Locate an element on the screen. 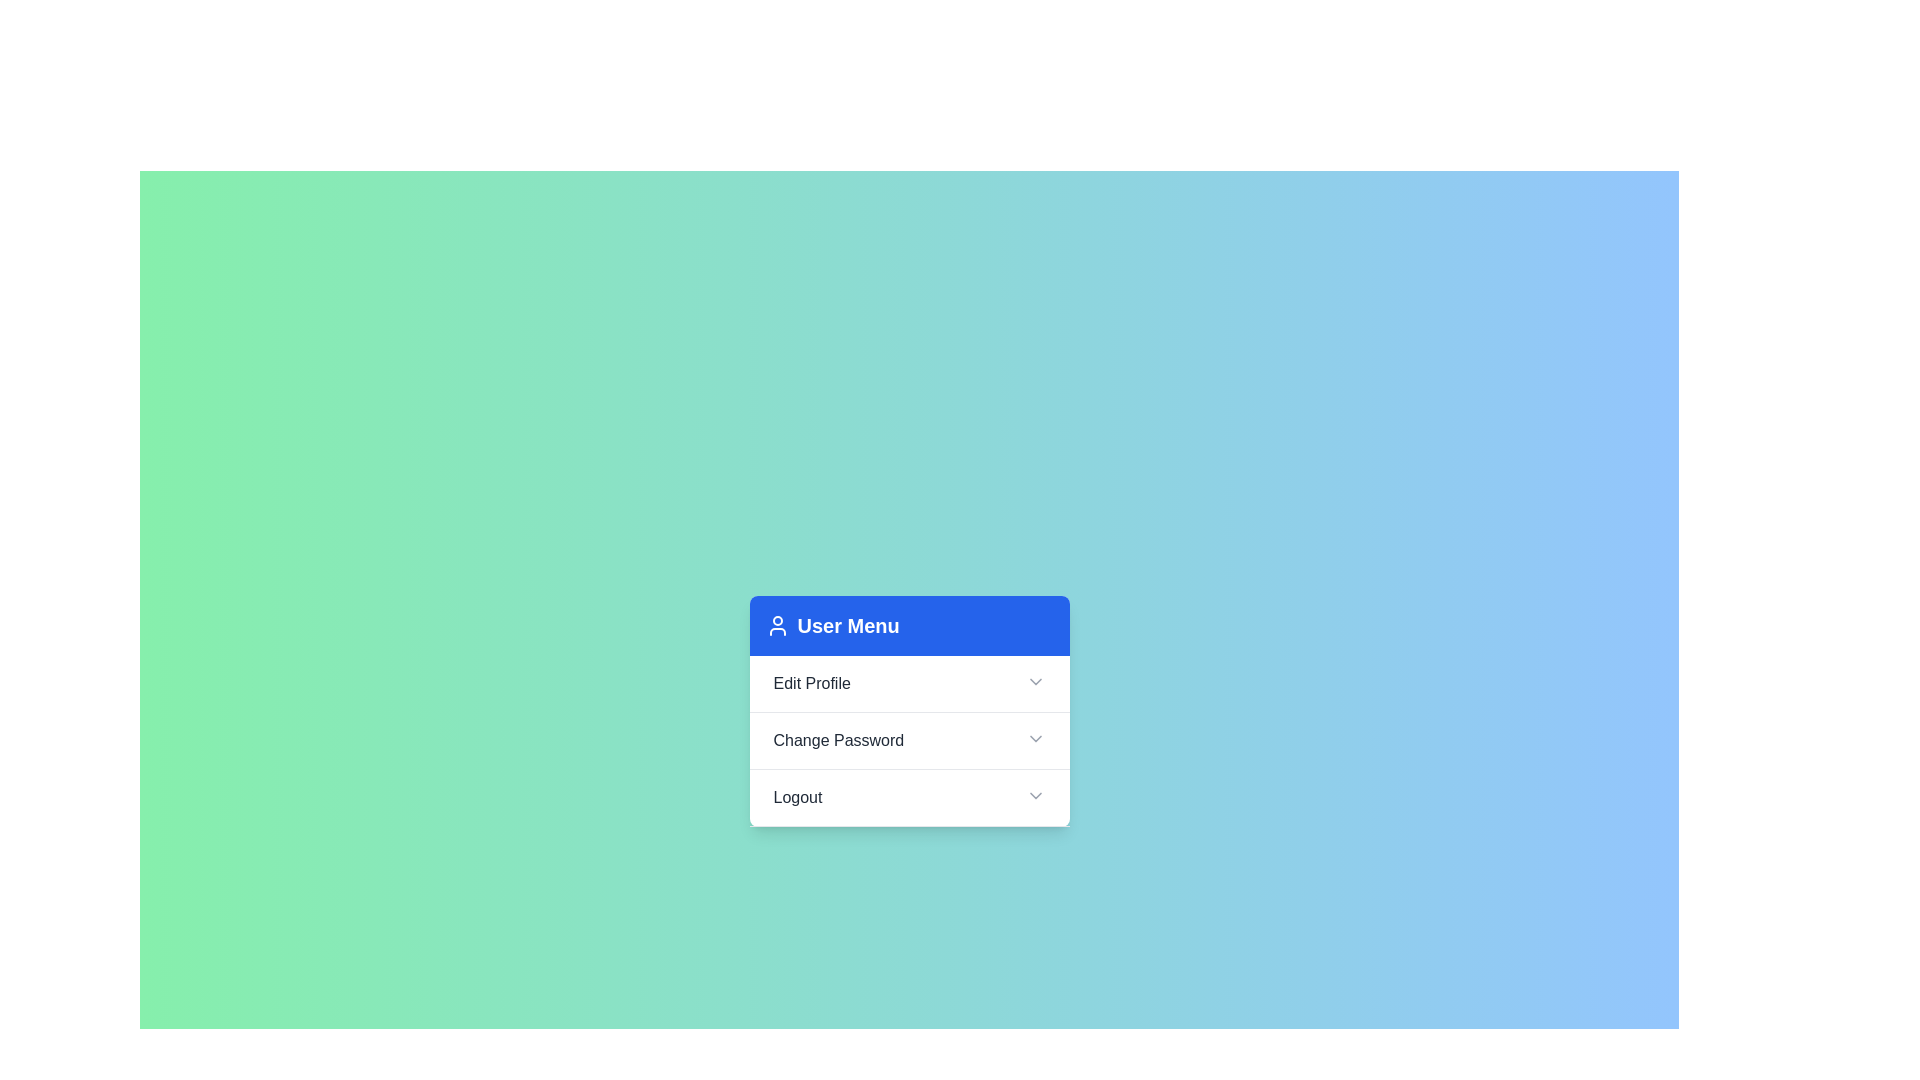 The width and height of the screenshot is (1920, 1080). the header Edit Profile to trigger its action is located at coordinates (908, 682).